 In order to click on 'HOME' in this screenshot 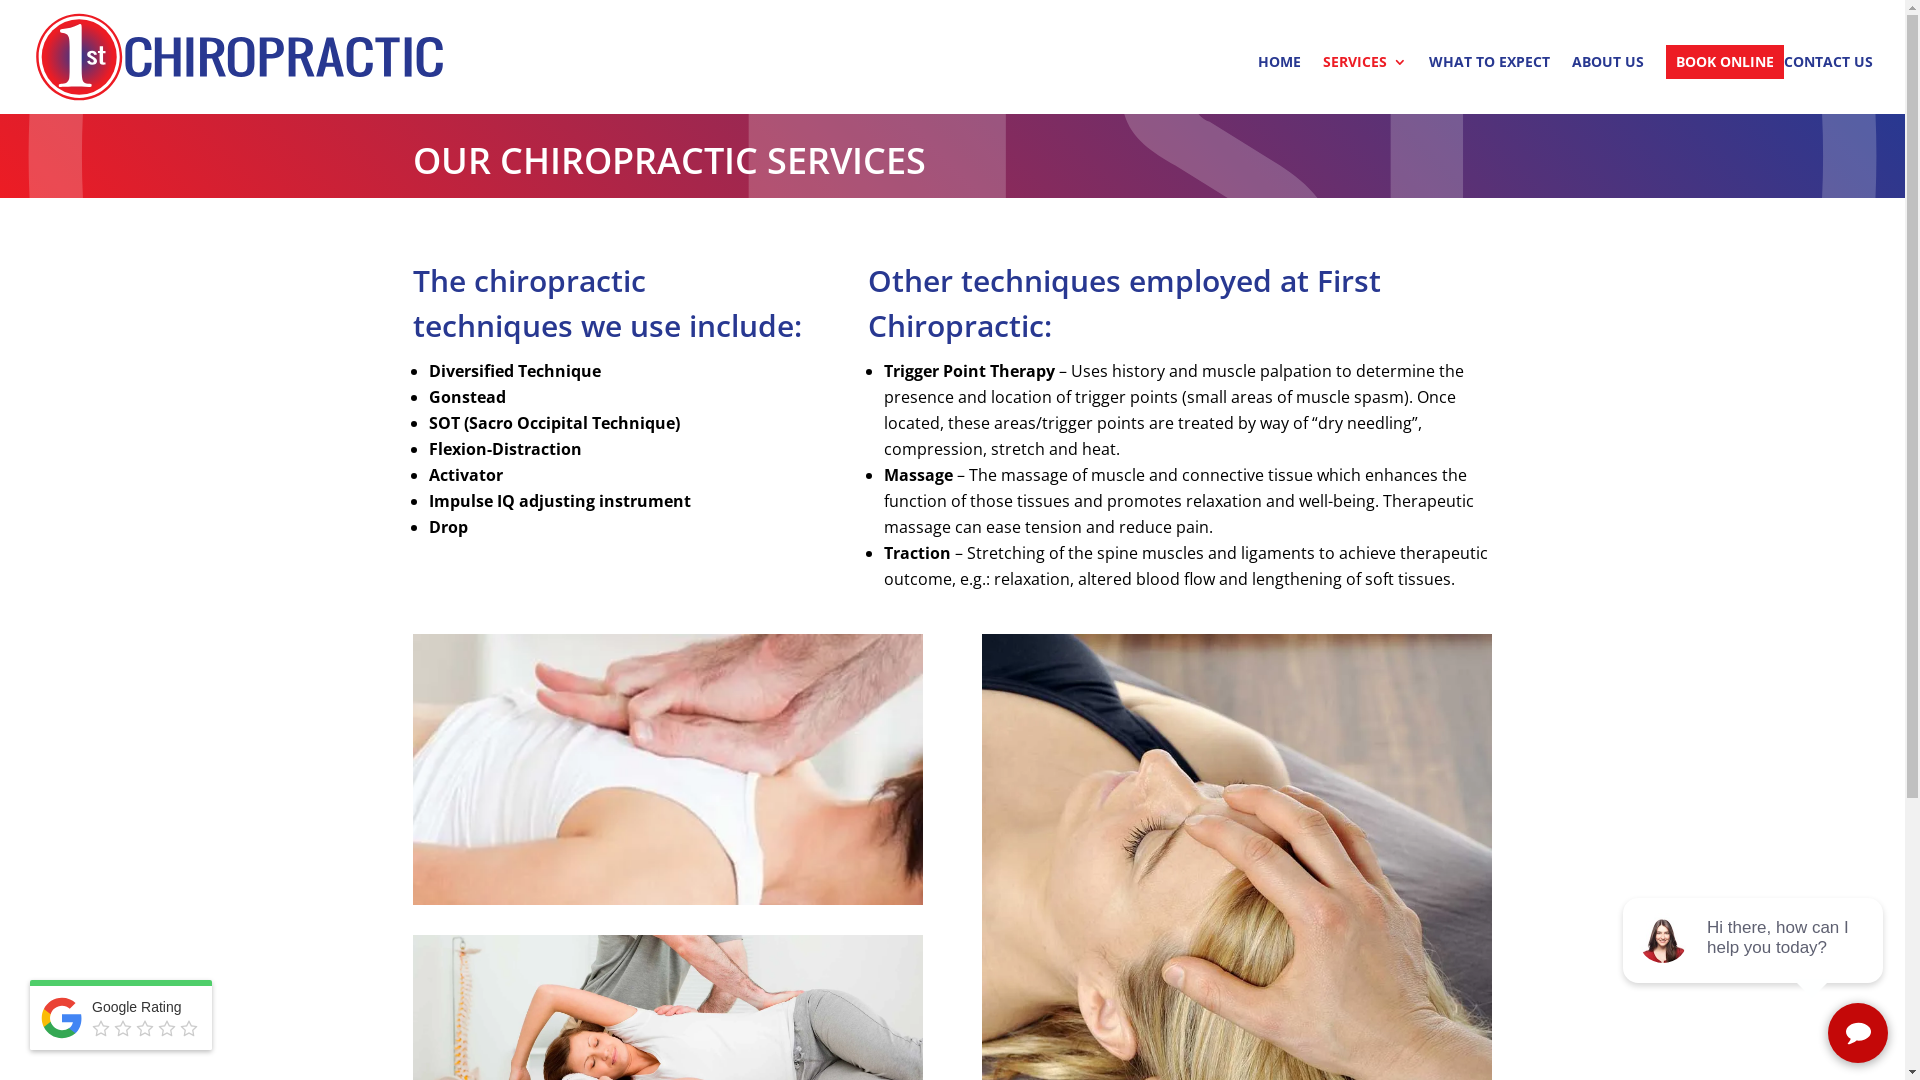, I will do `click(1278, 83)`.